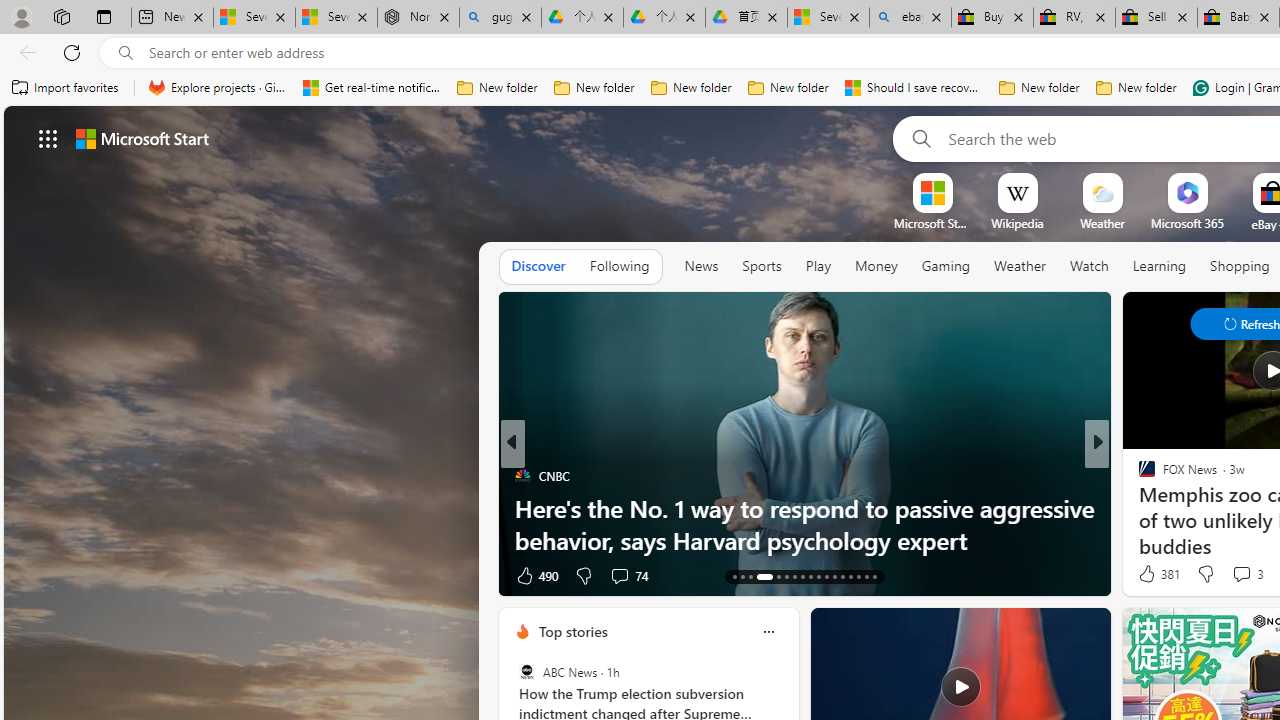 The height and width of the screenshot is (720, 1280). I want to click on 'AutomationID: tab-21', so click(810, 577).